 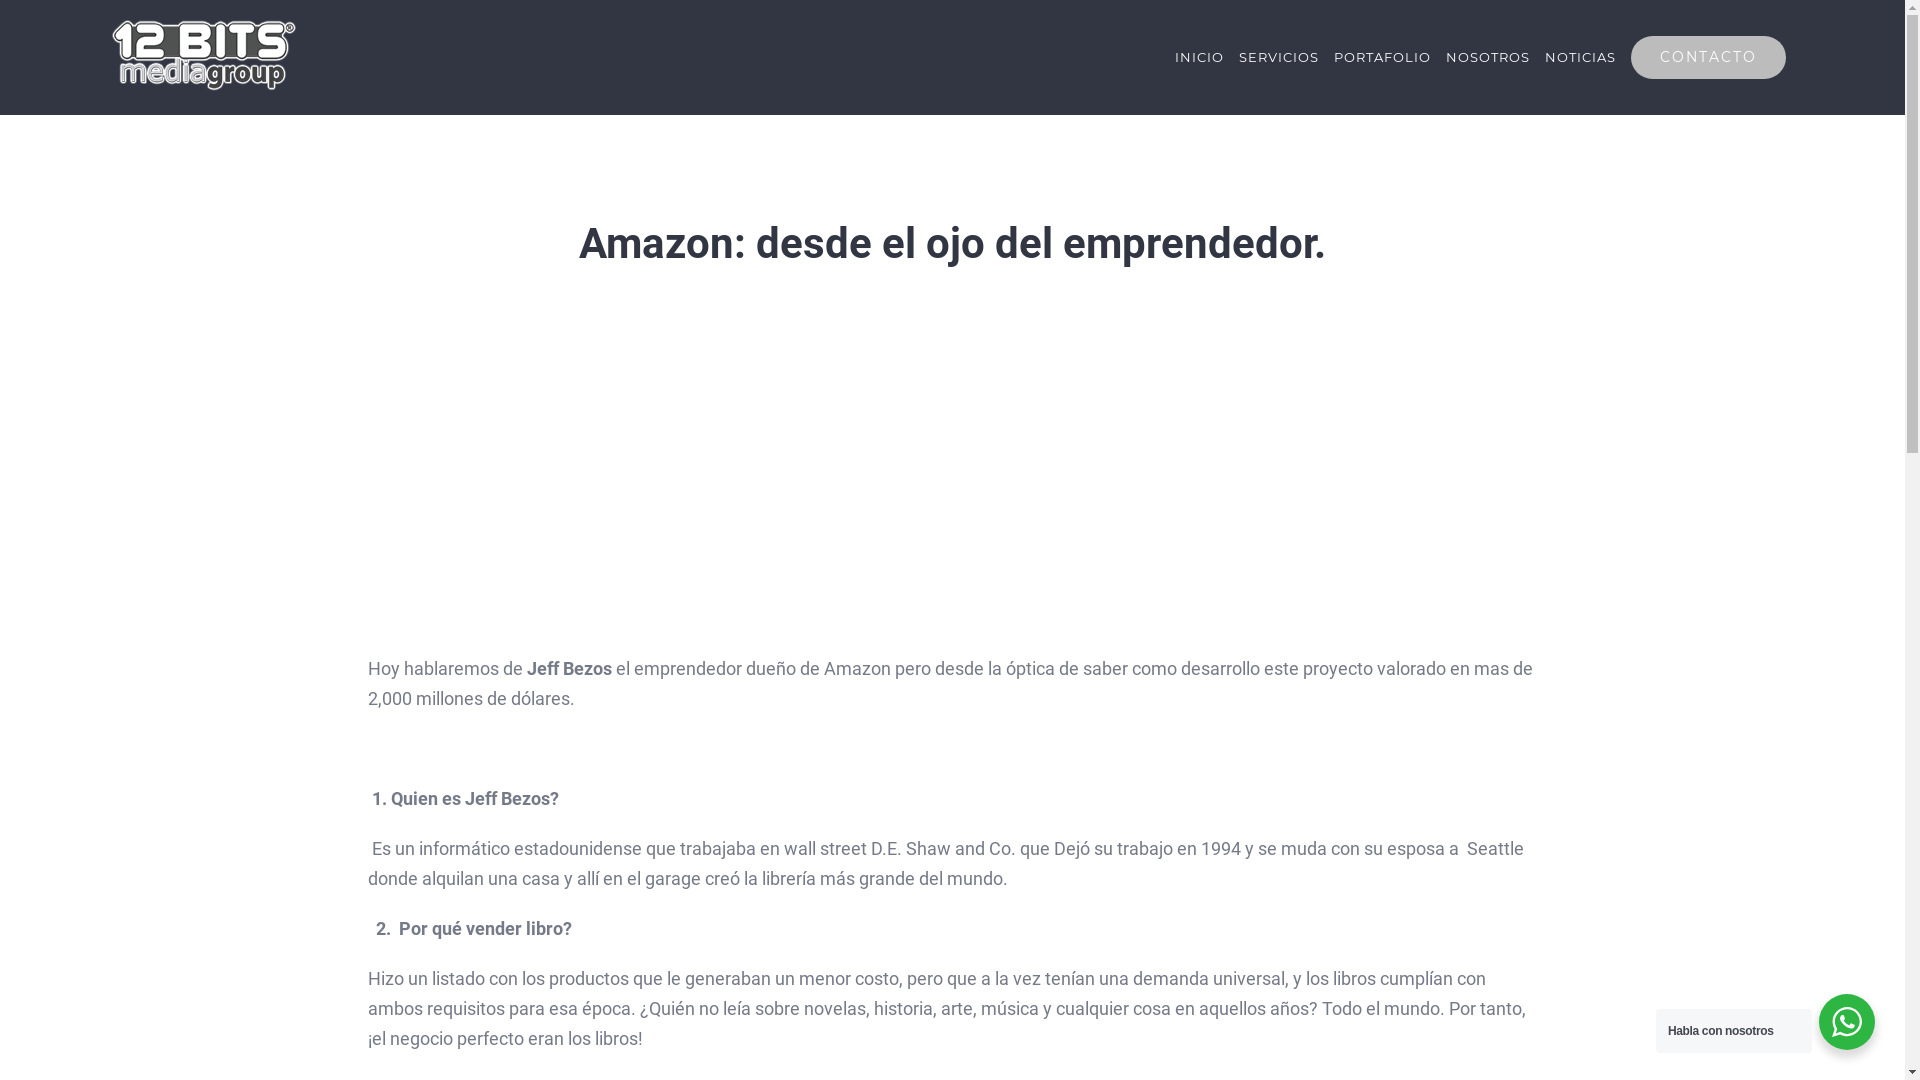 I want to click on 'INICIO', so click(x=1175, y=56).